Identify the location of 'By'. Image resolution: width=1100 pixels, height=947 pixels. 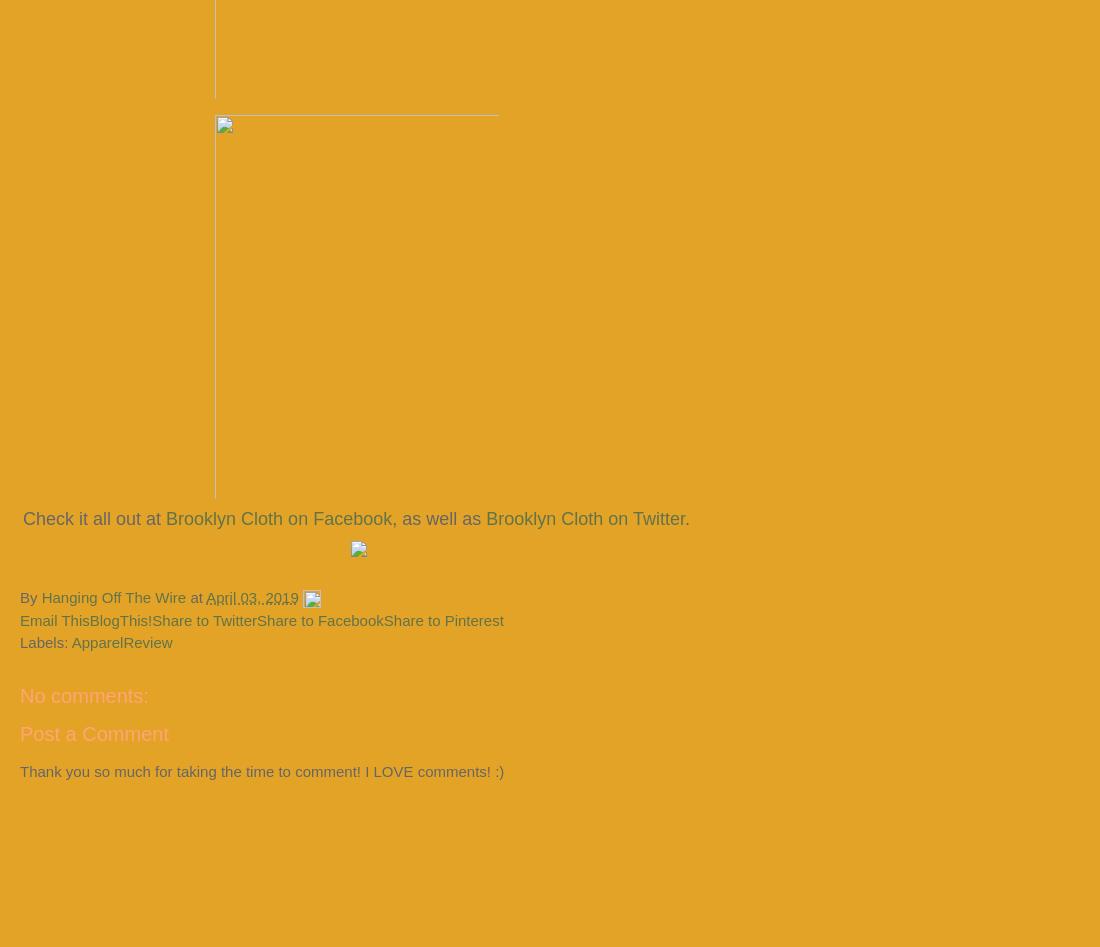
(19, 597).